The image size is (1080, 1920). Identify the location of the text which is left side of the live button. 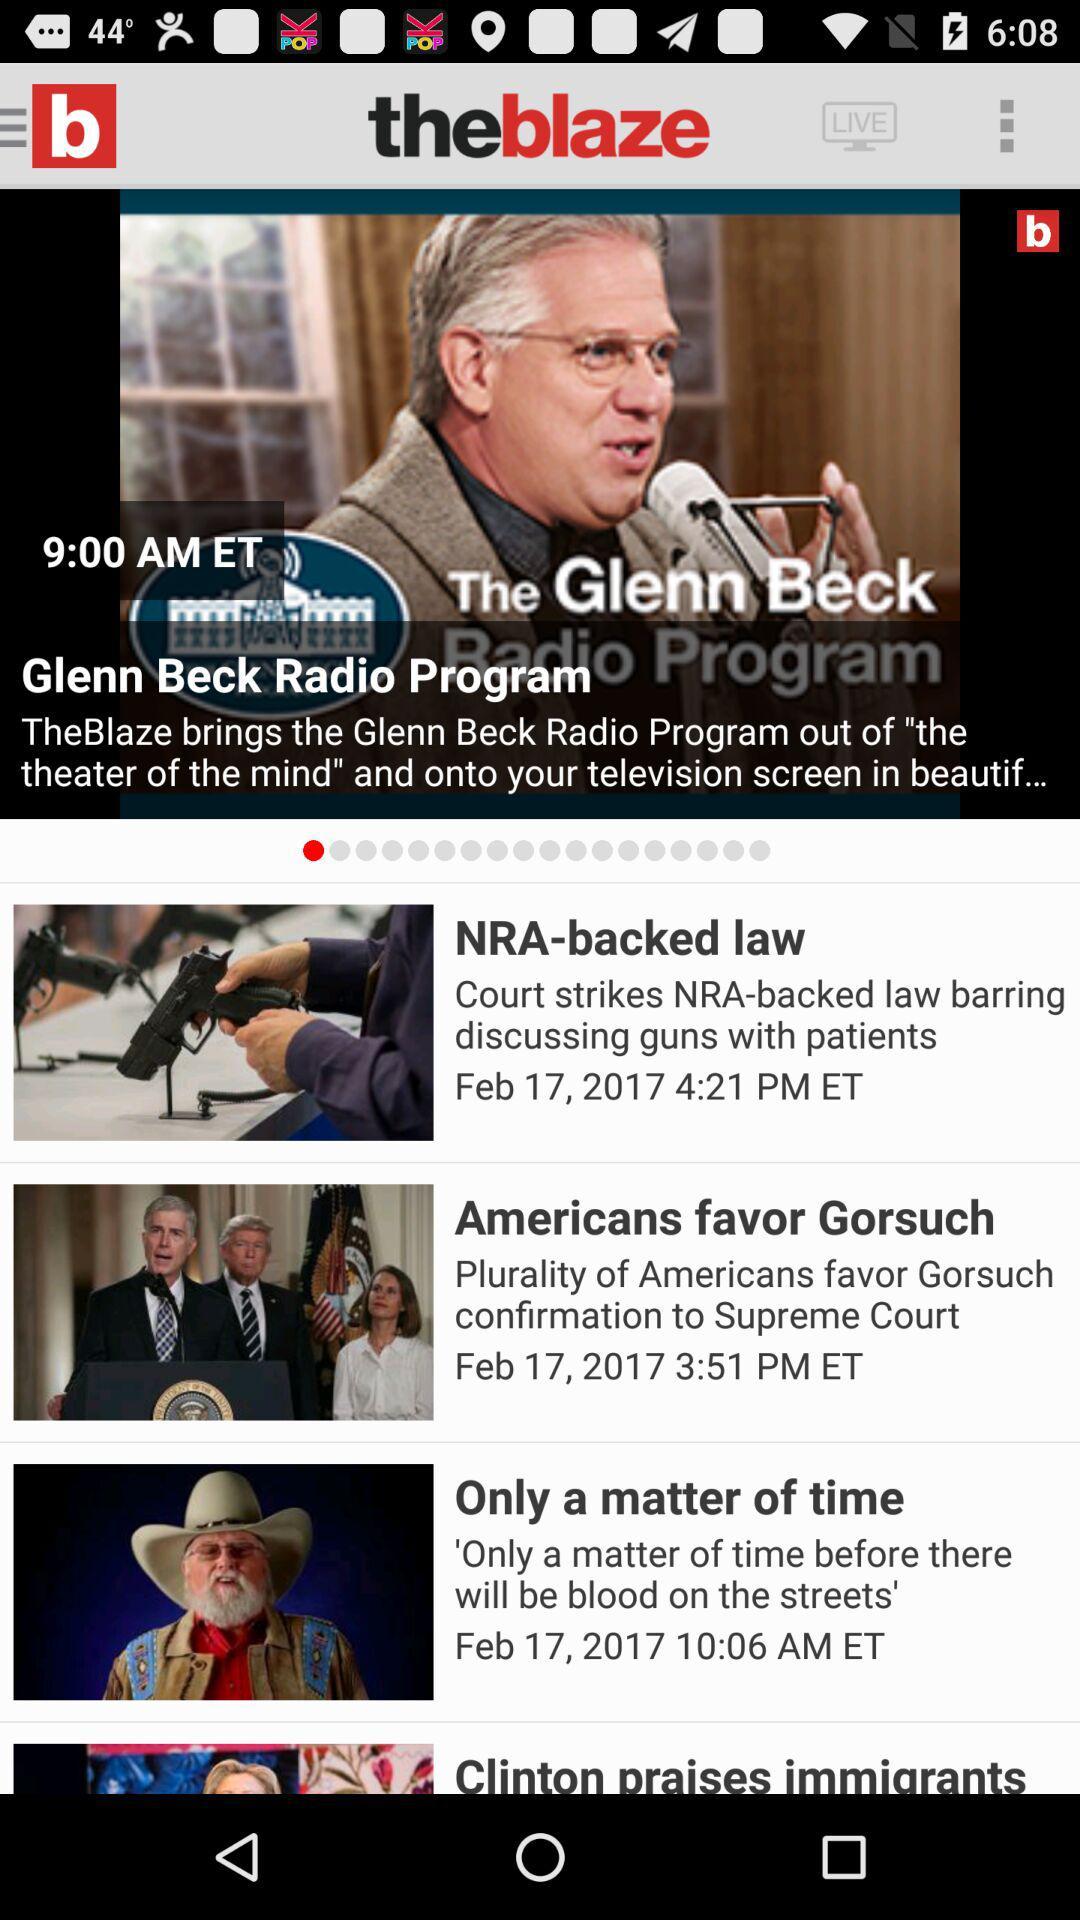
(538, 124).